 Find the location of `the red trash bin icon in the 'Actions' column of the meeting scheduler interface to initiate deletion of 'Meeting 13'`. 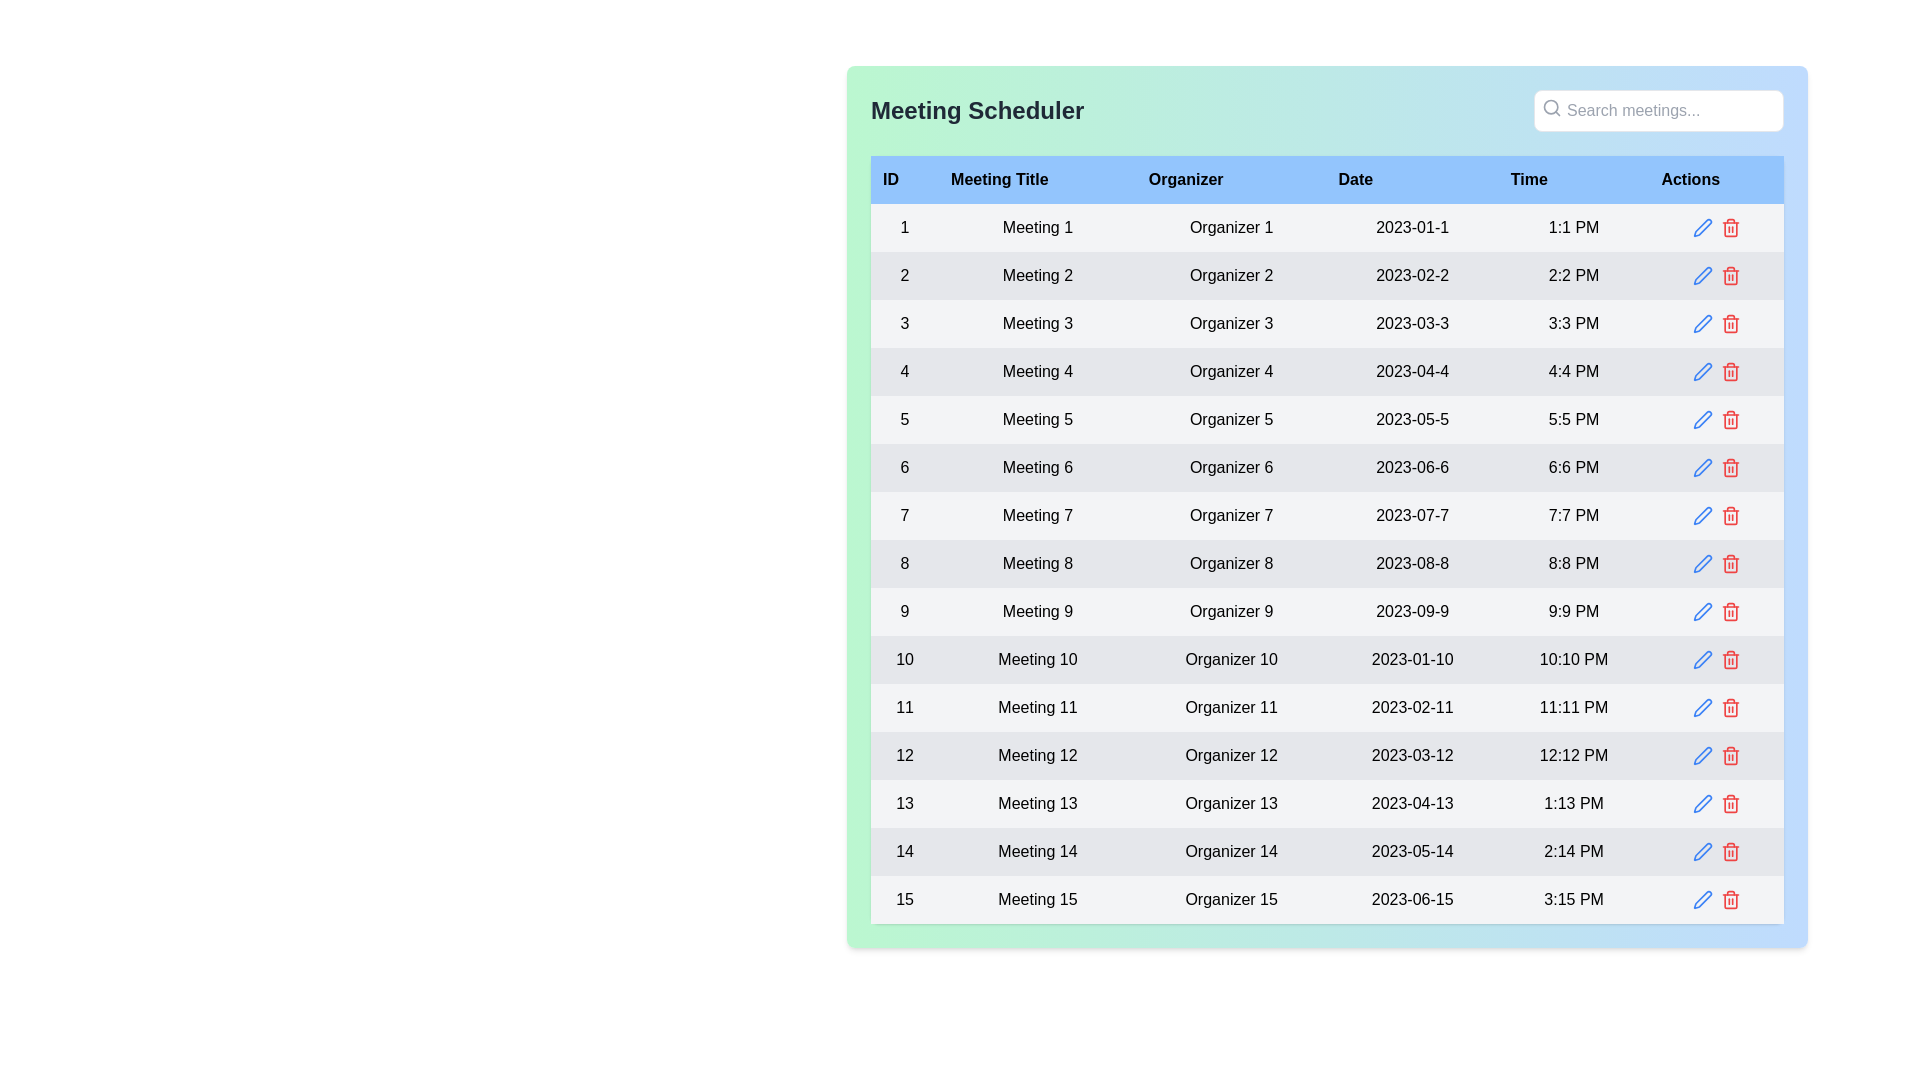

the red trash bin icon in the 'Actions' column of the meeting scheduler interface to initiate deletion of 'Meeting 13' is located at coordinates (1729, 802).